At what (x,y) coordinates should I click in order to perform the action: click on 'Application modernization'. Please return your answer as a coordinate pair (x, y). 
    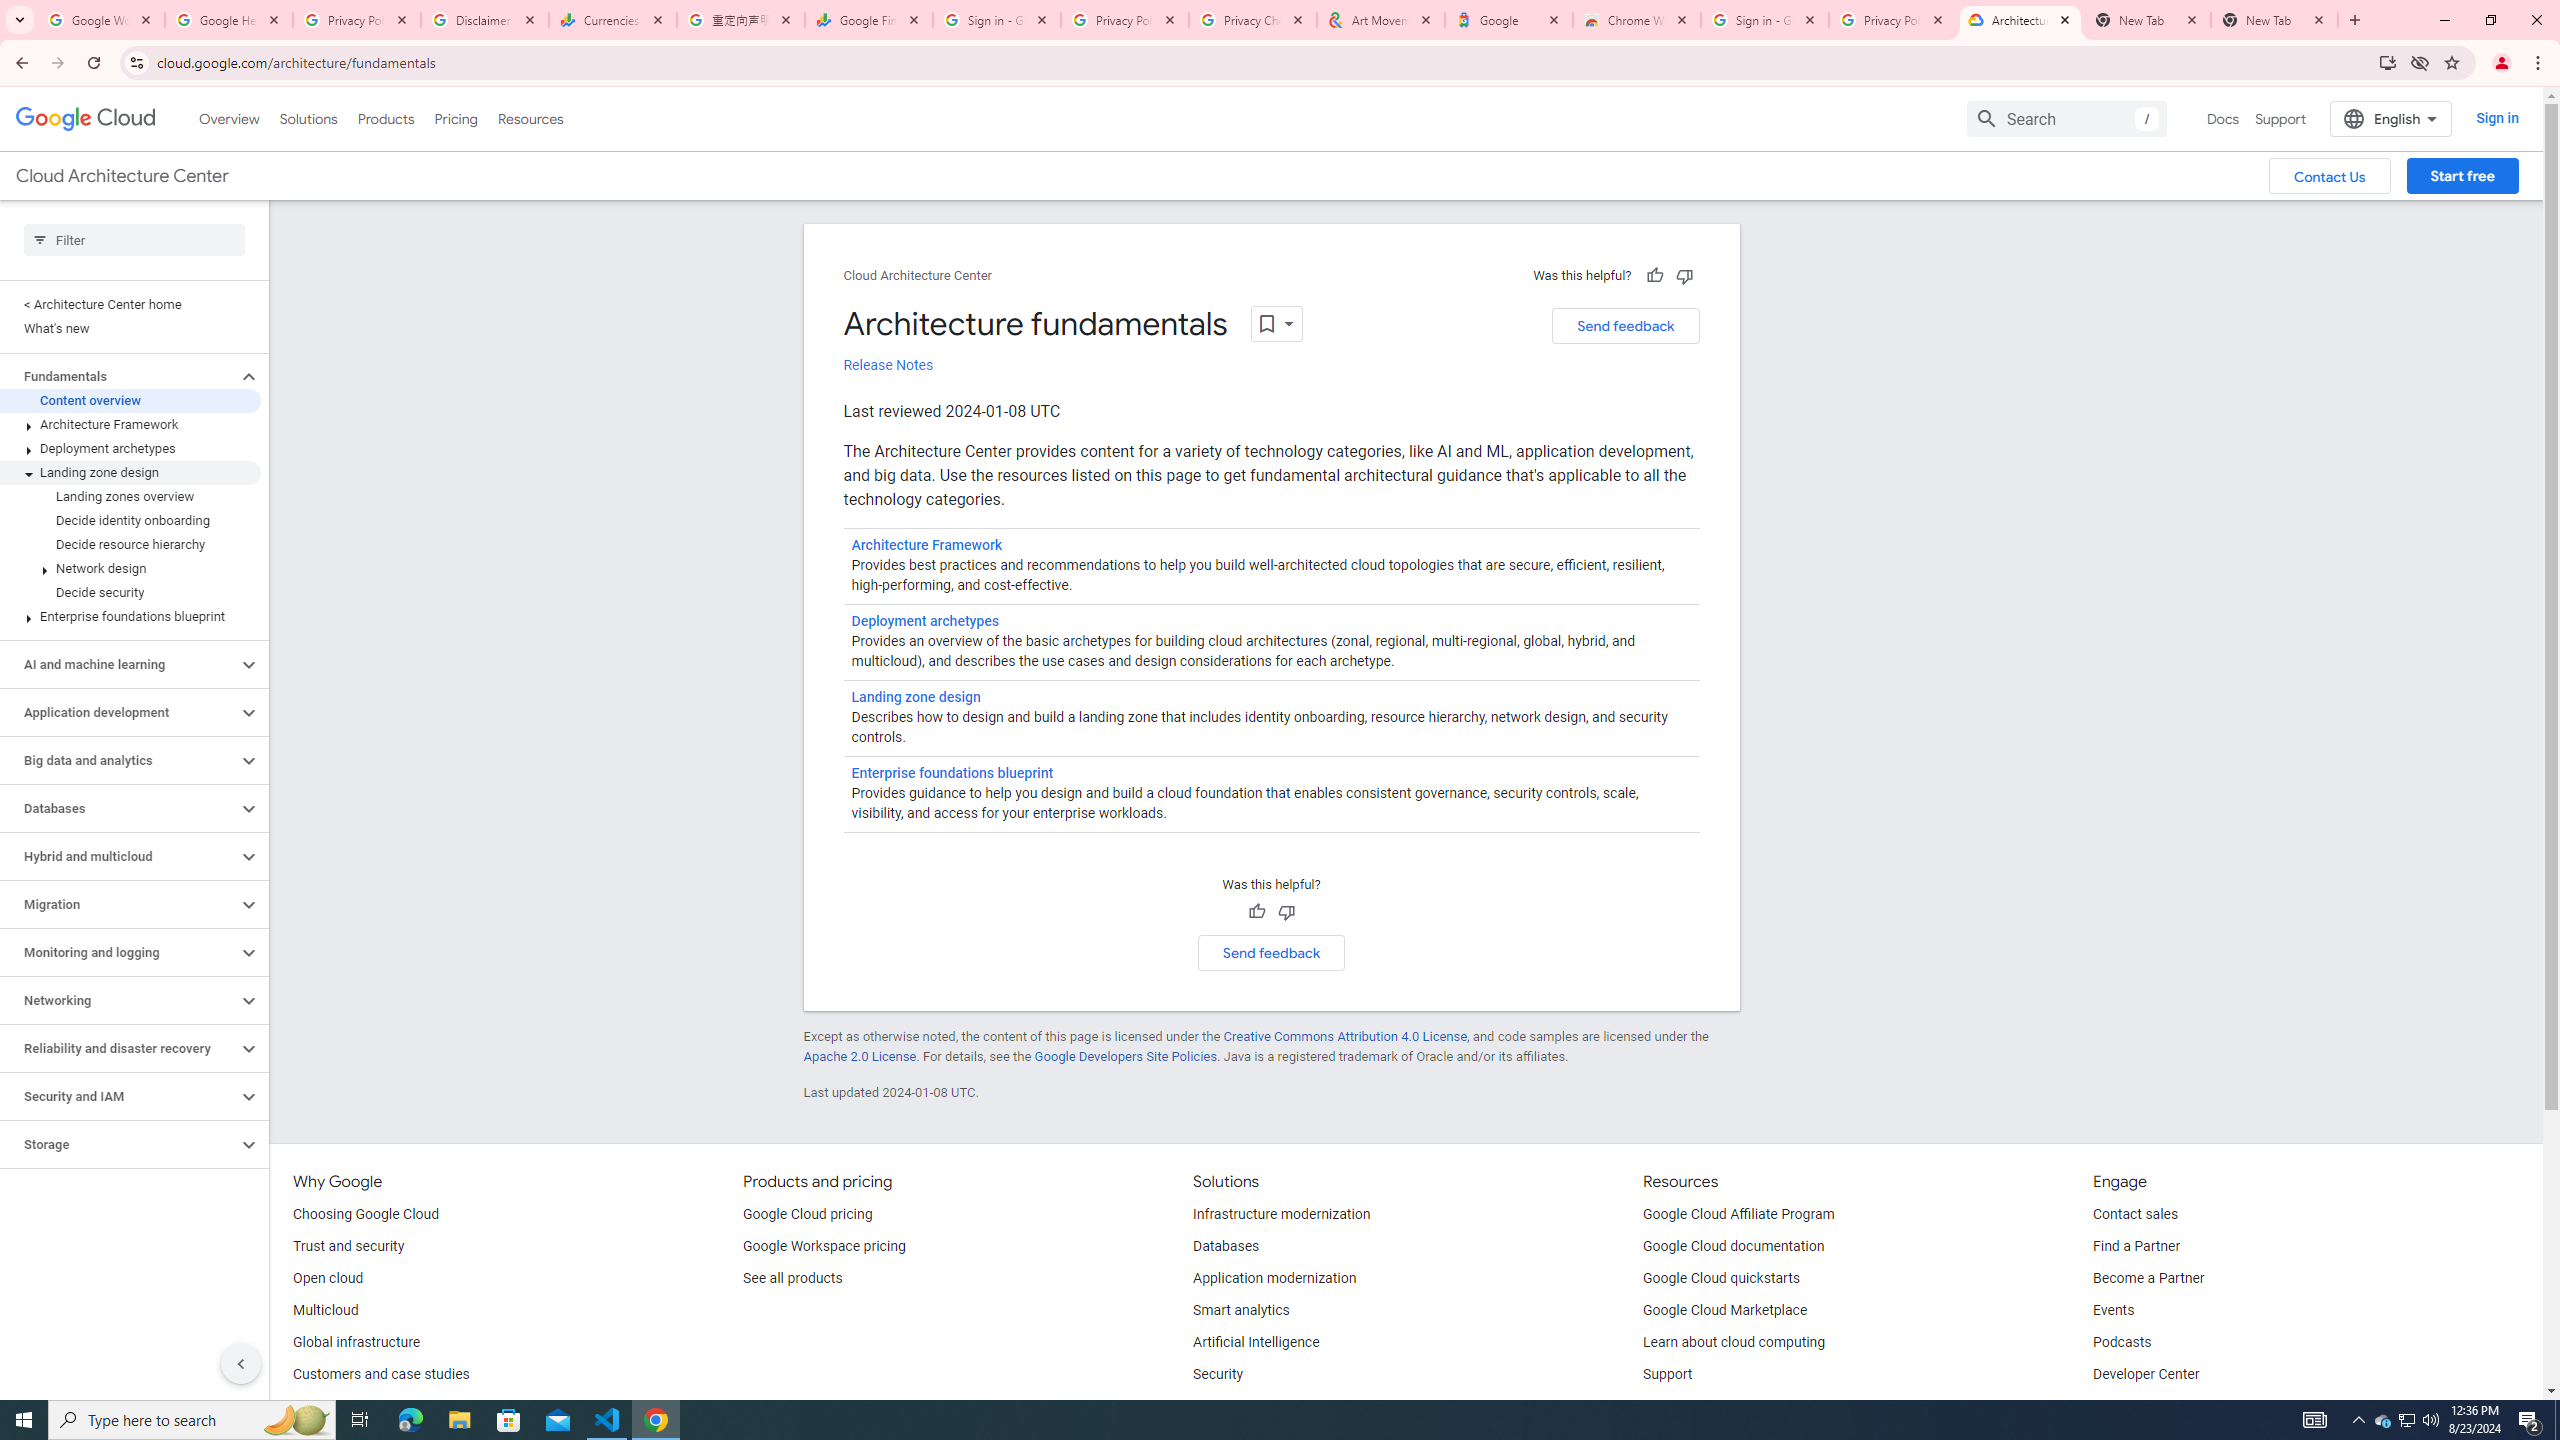
    Looking at the image, I should click on (1273, 1278).